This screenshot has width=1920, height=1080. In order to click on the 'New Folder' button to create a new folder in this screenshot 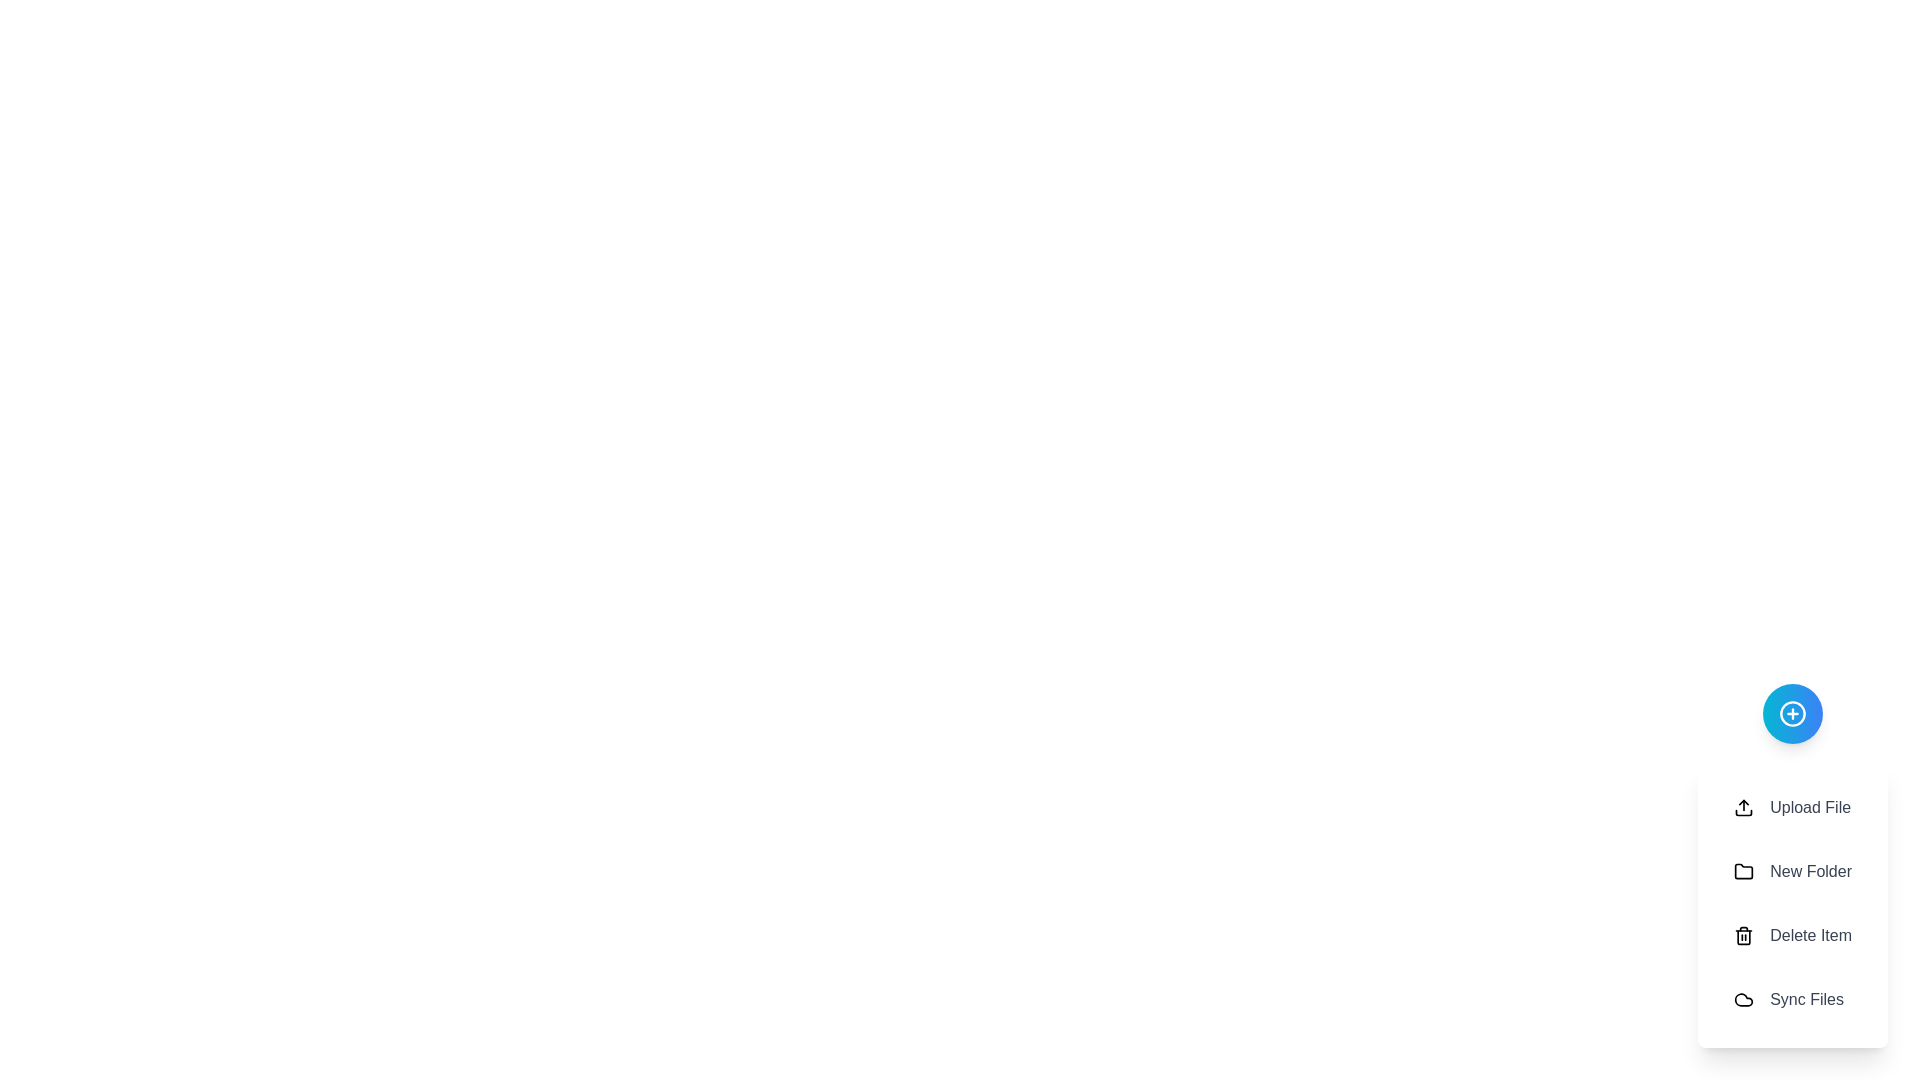, I will do `click(1793, 870)`.